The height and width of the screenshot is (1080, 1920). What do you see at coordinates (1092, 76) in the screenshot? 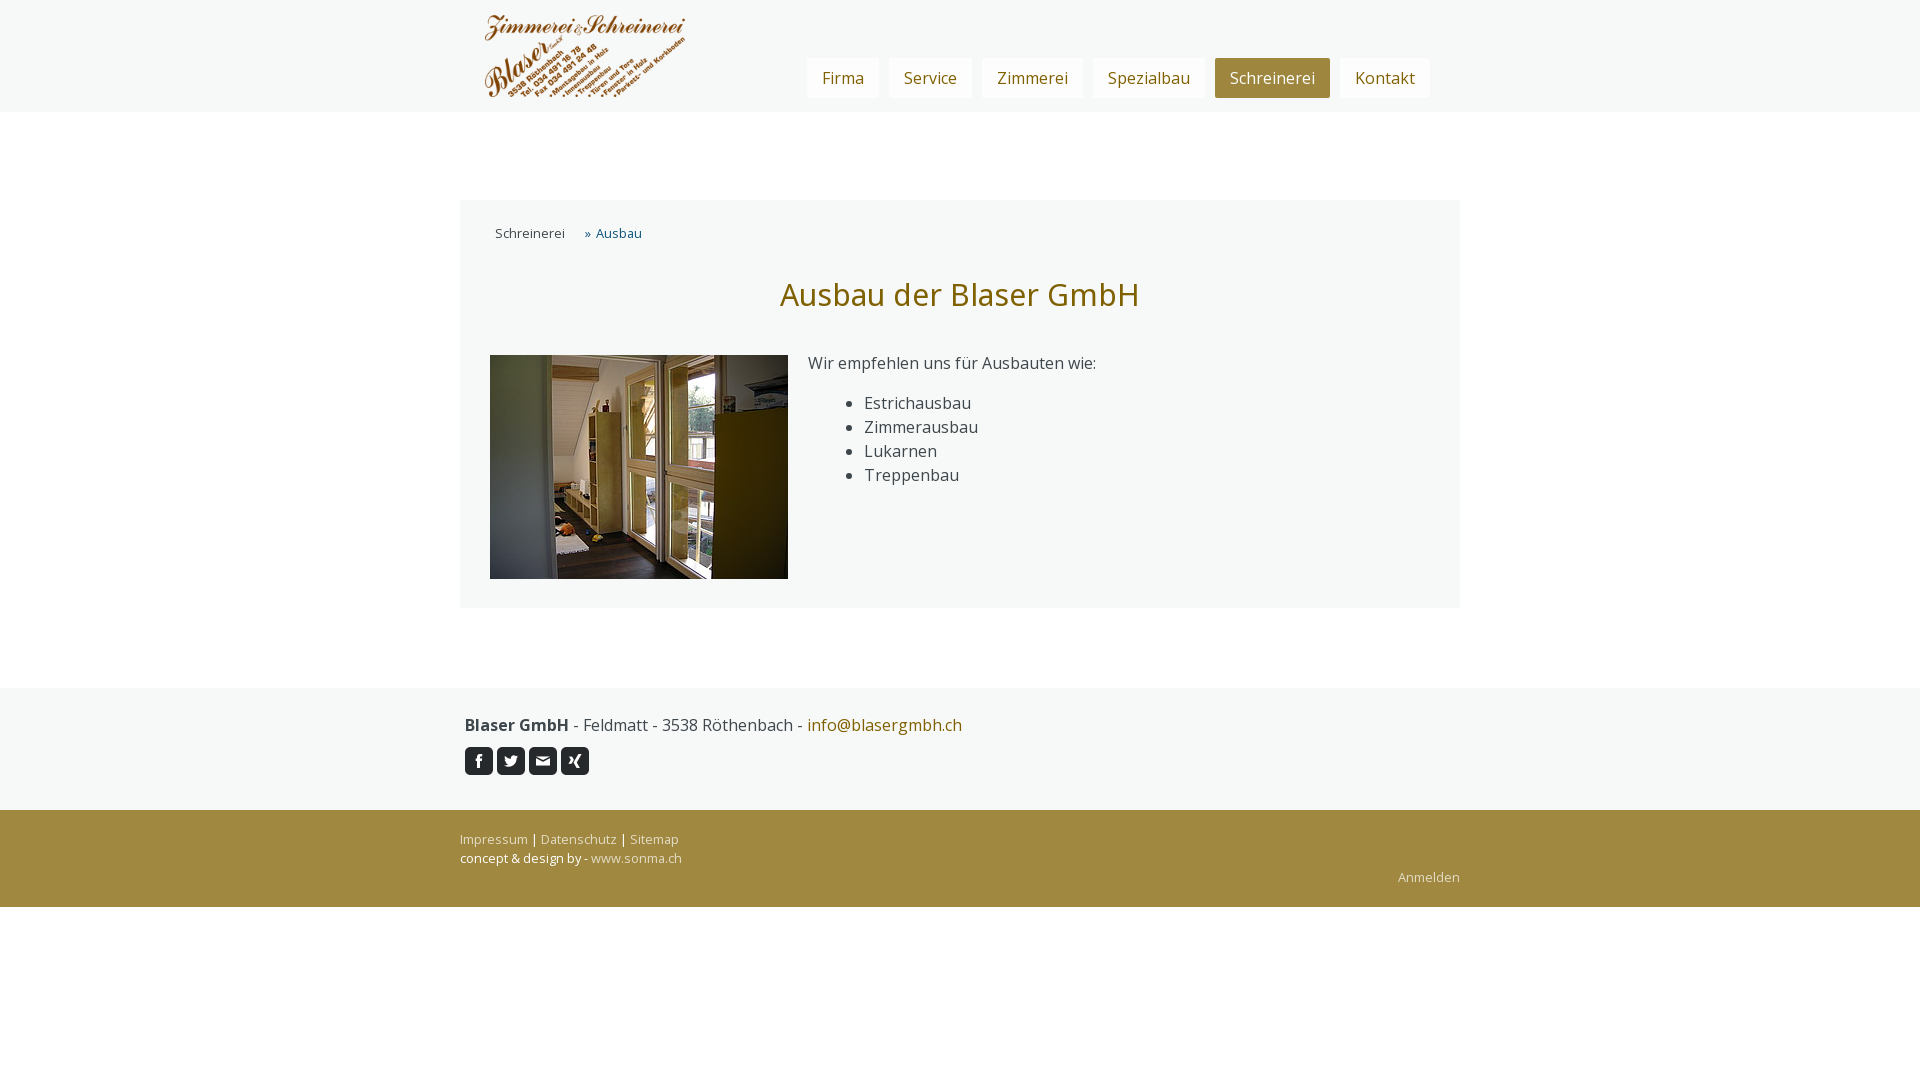
I see `'Spezialbau'` at bounding box center [1092, 76].